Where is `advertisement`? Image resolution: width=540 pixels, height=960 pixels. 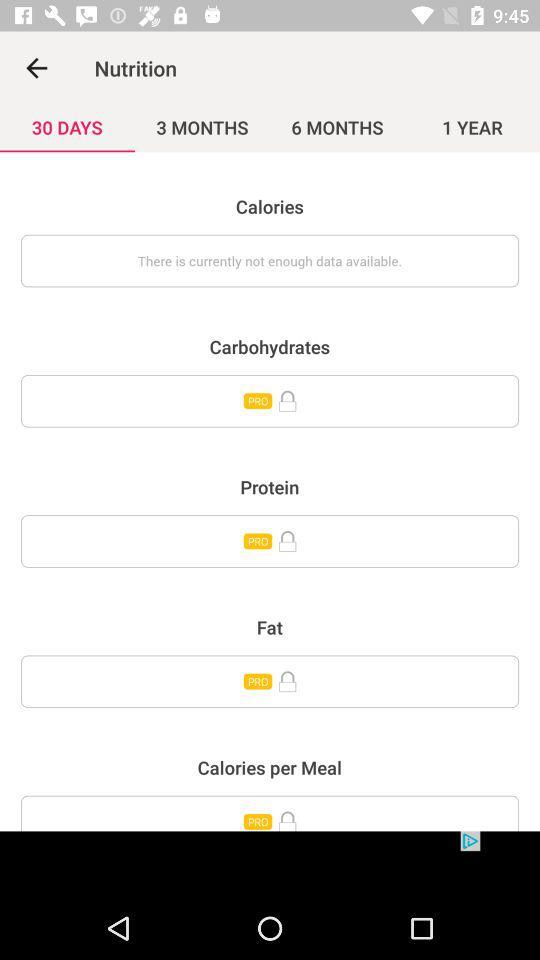
advertisement is located at coordinates (270, 863).